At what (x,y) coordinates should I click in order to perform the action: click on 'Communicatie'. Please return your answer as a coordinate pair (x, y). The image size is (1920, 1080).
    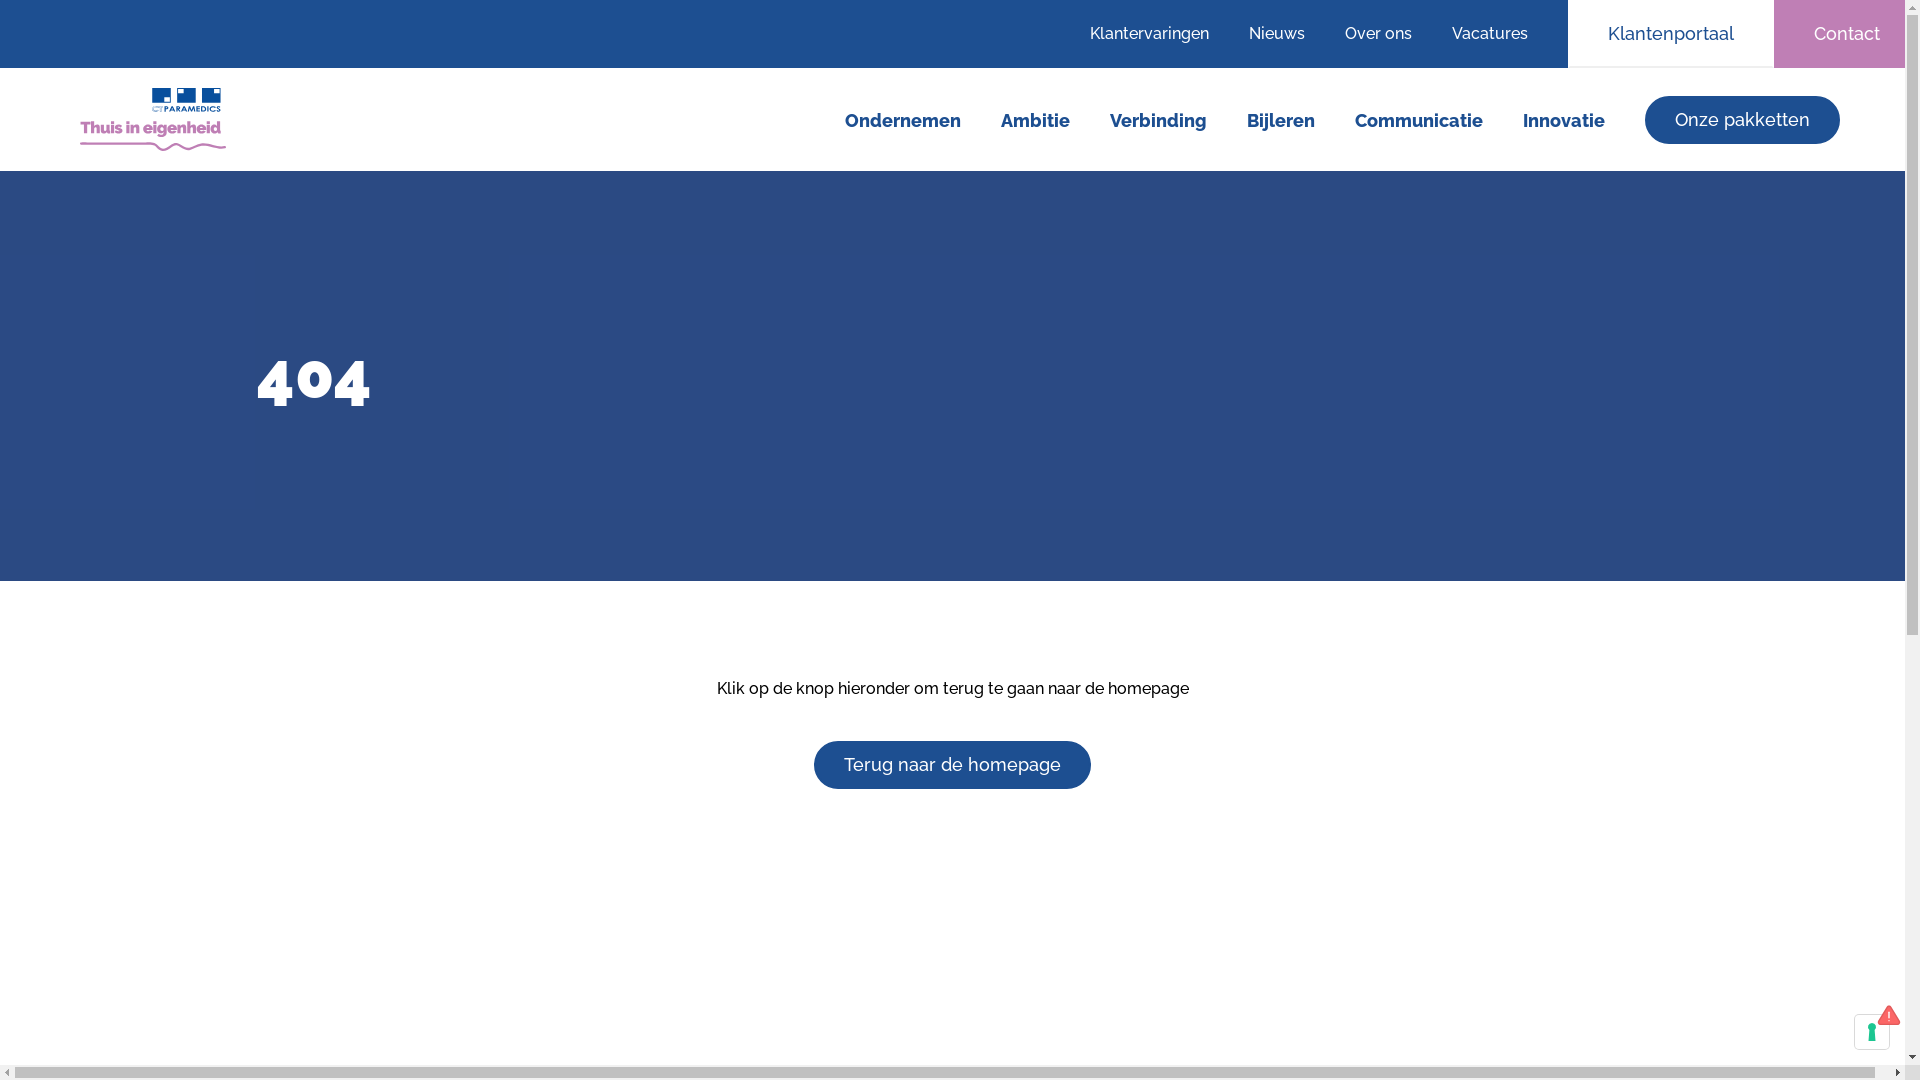
    Looking at the image, I should click on (1354, 120).